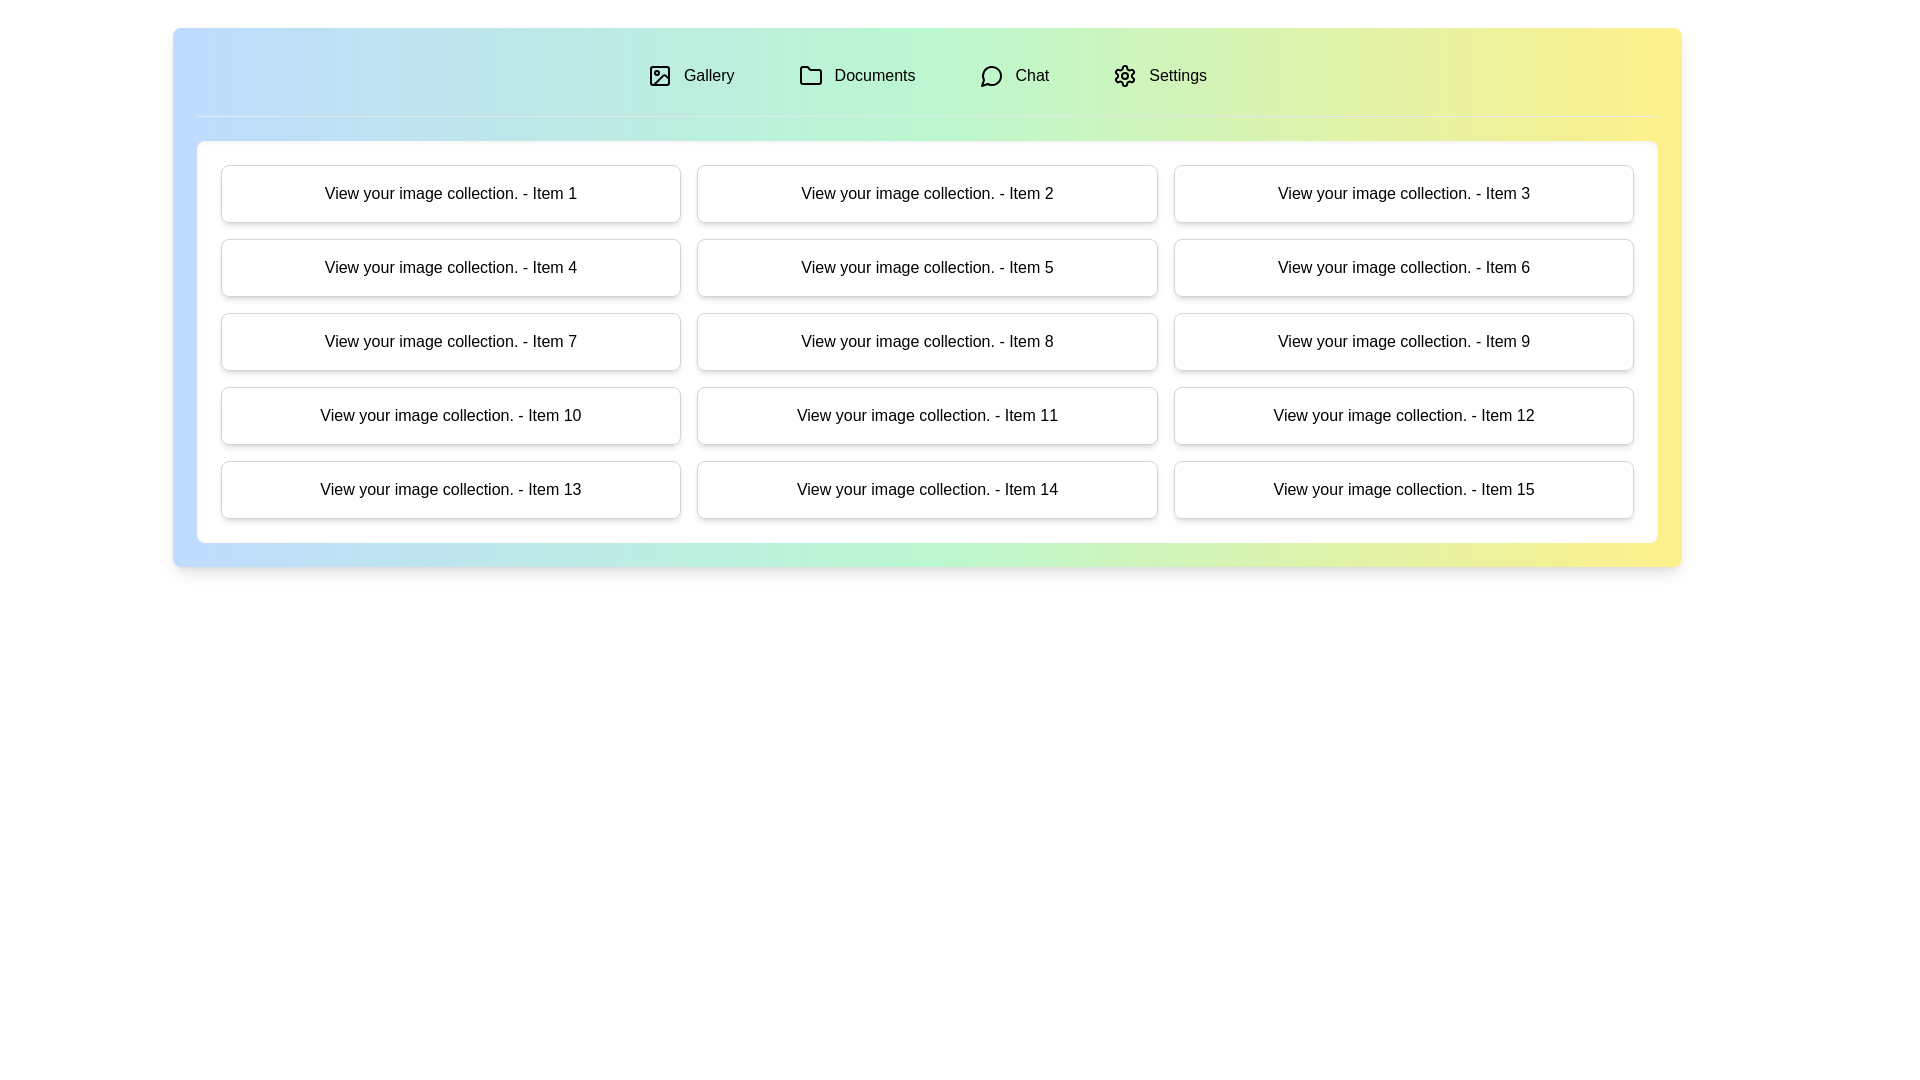  What do you see at coordinates (691, 75) in the screenshot?
I see `the tab labeled Gallery to preview its content` at bounding box center [691, 75].